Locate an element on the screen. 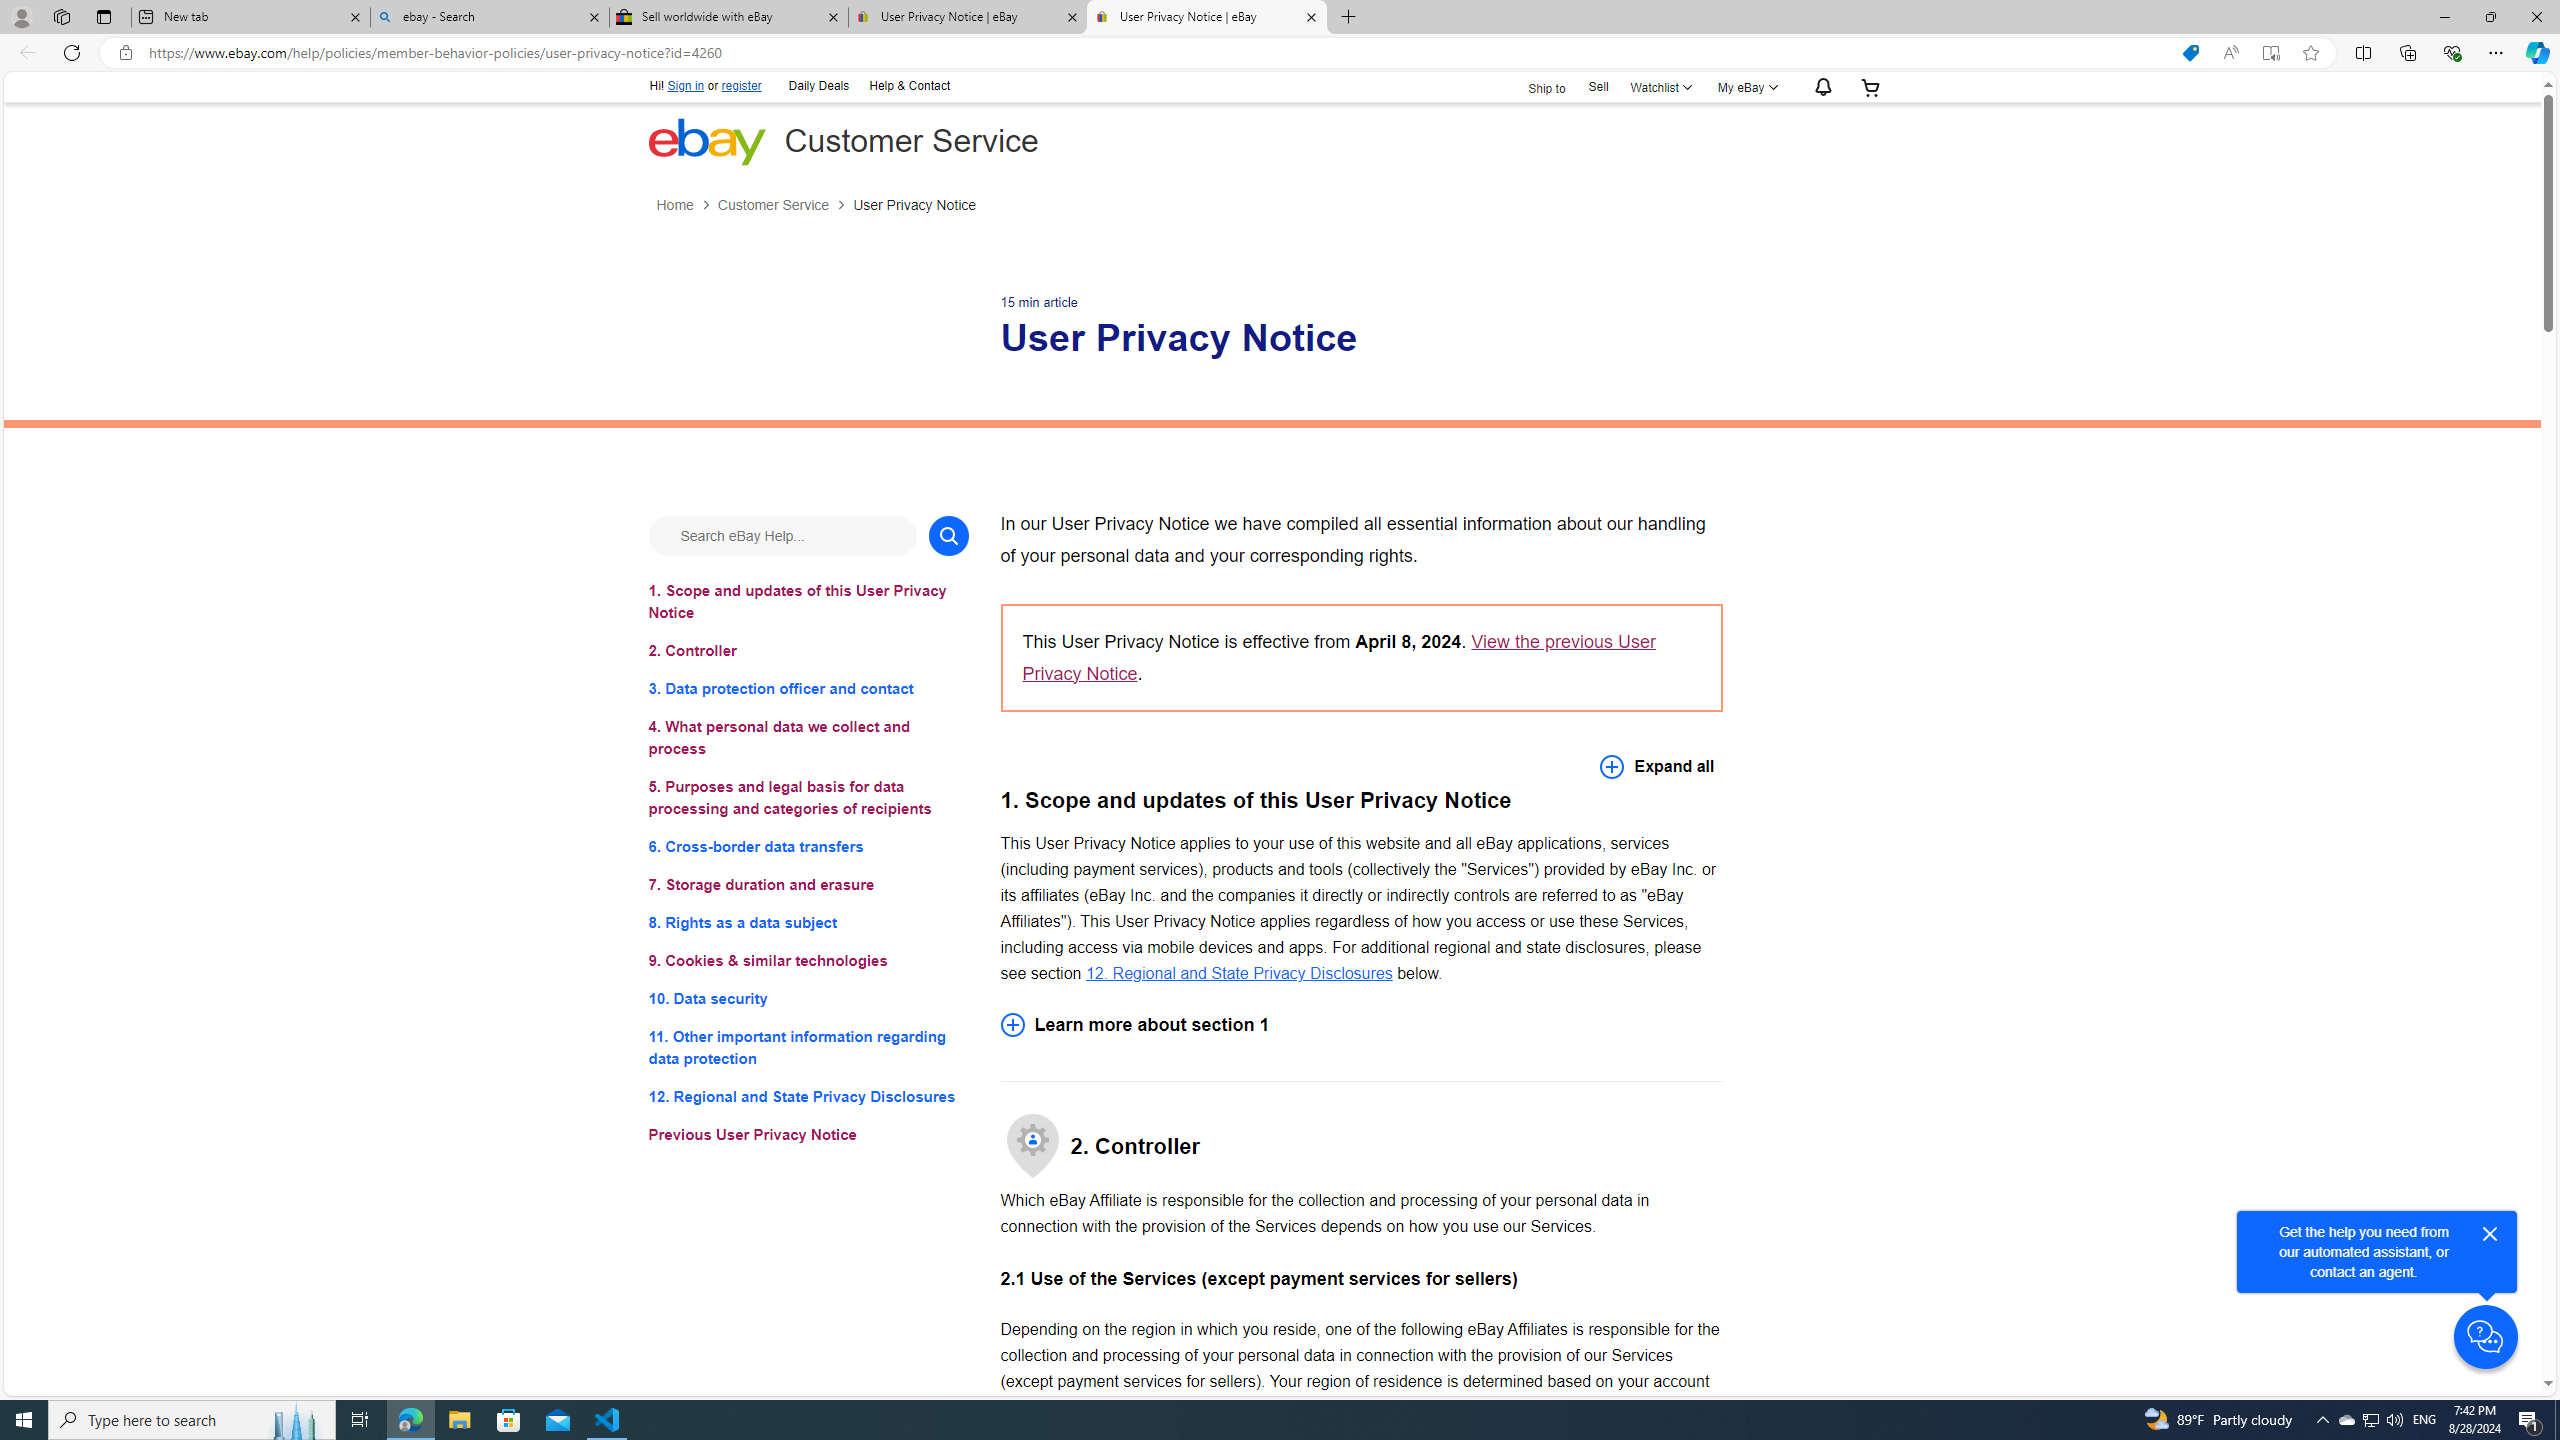 The height and width of the screenshot is (1440, 2560). '10. Data security' is located at coordinates (807, 999).